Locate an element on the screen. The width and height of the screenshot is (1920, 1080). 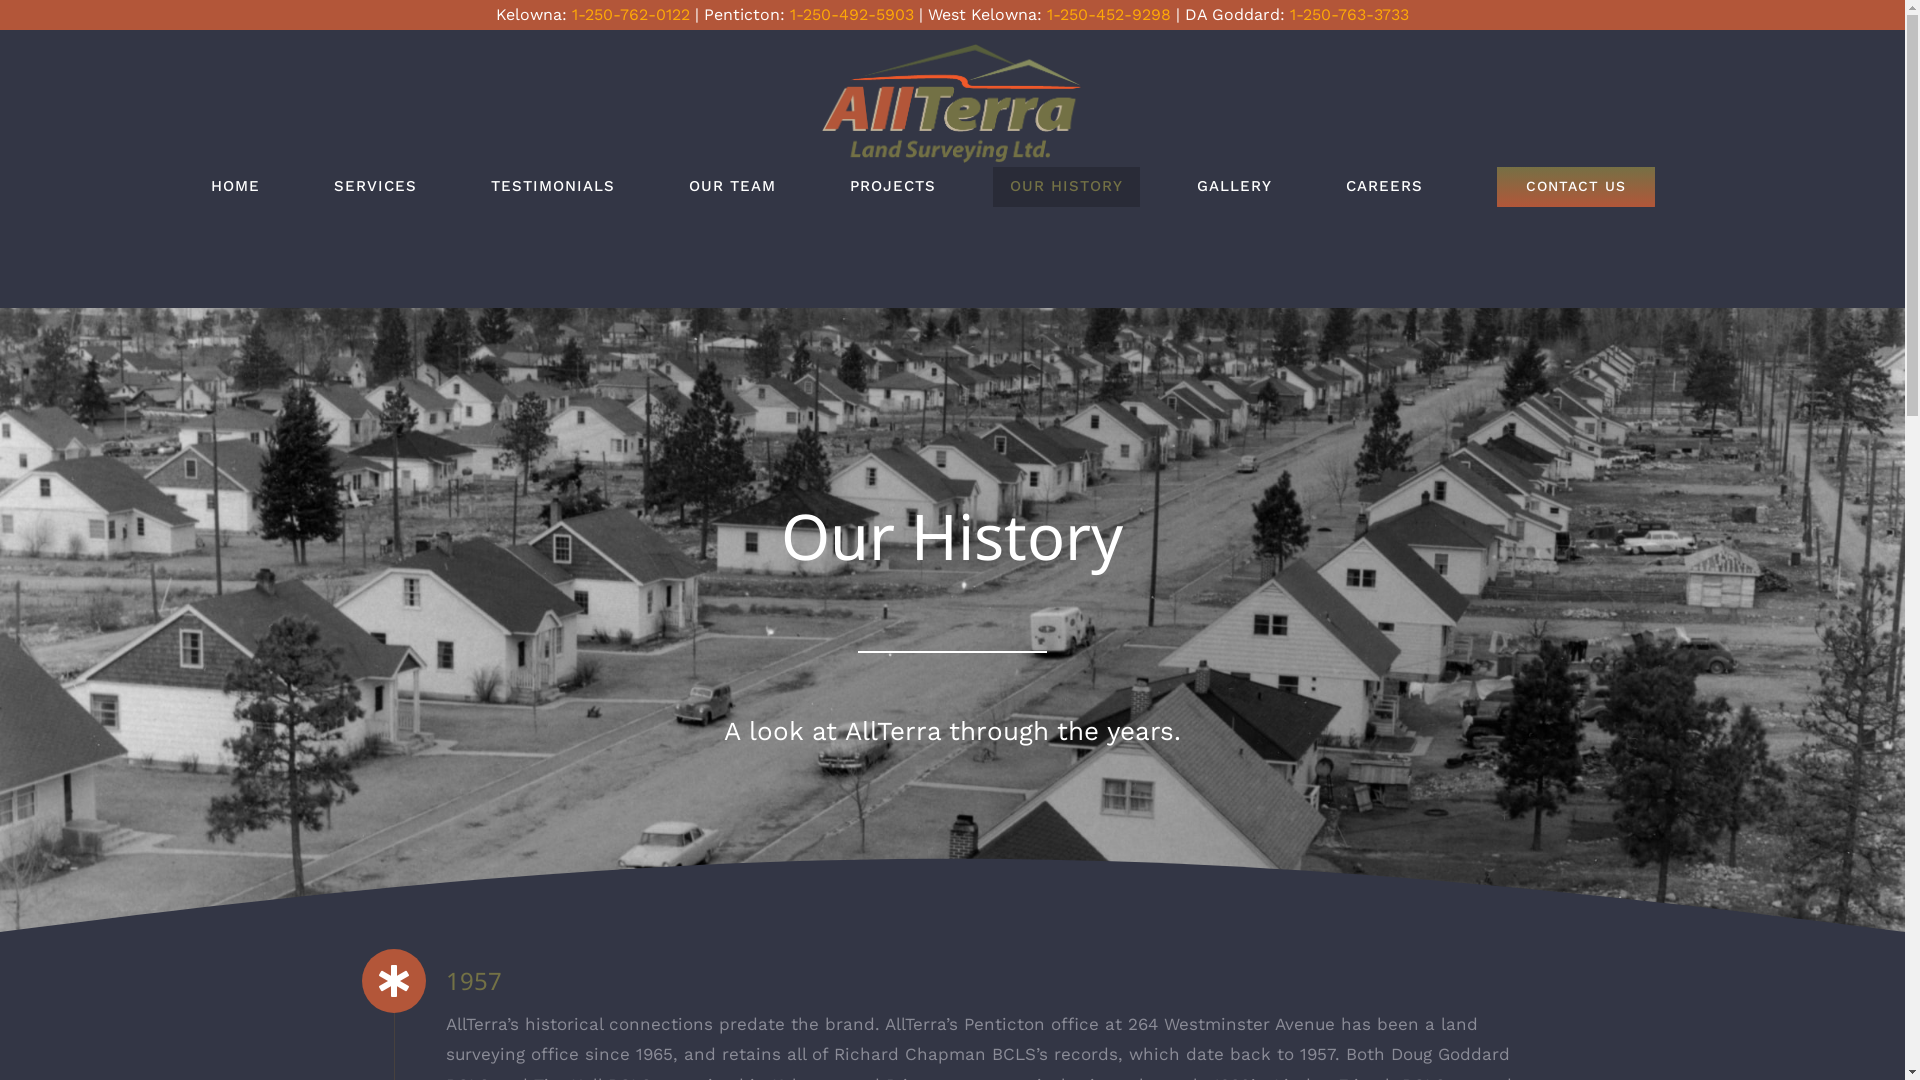
'OUR HISTORY' is located at coordinates (1064, 186).